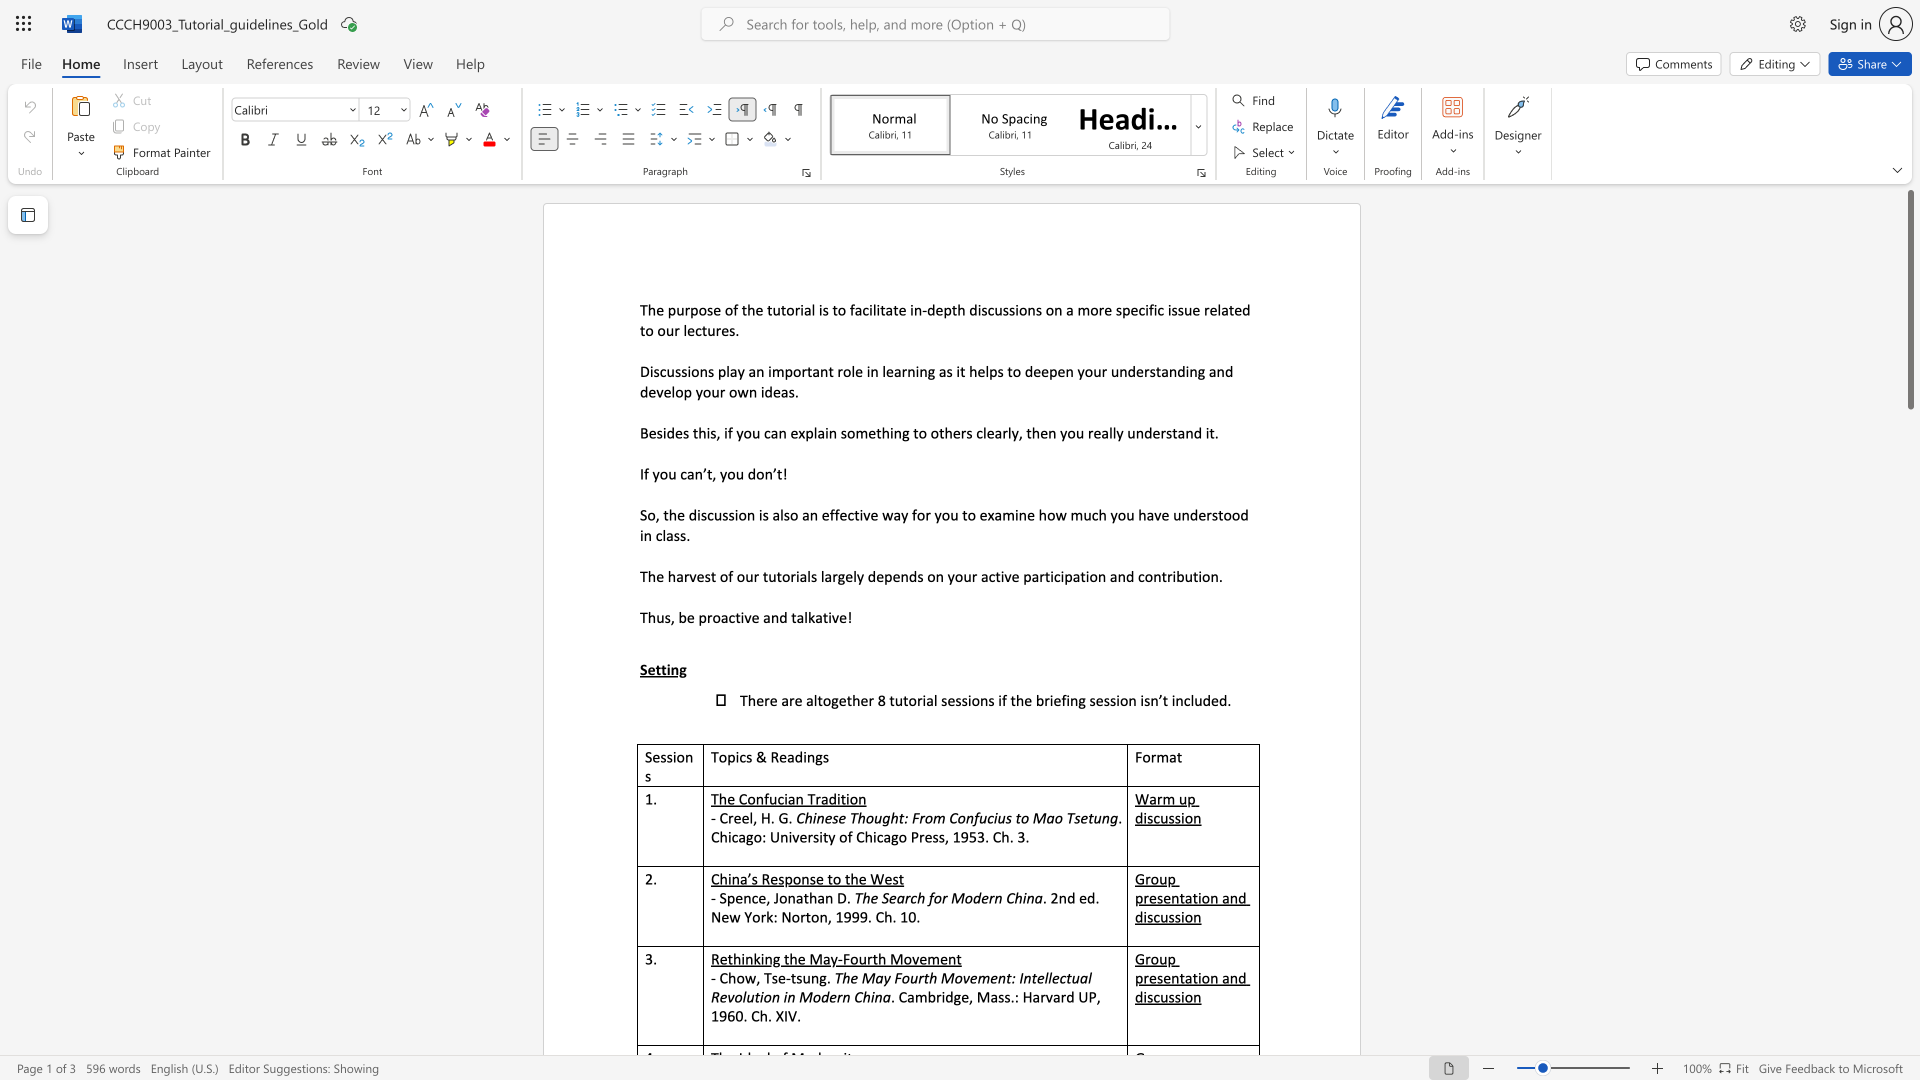  What do you see at coordinates (1909, 940) in the screenshot?
I see `the scrollbar on the side` at bounding box center [1909, 940].